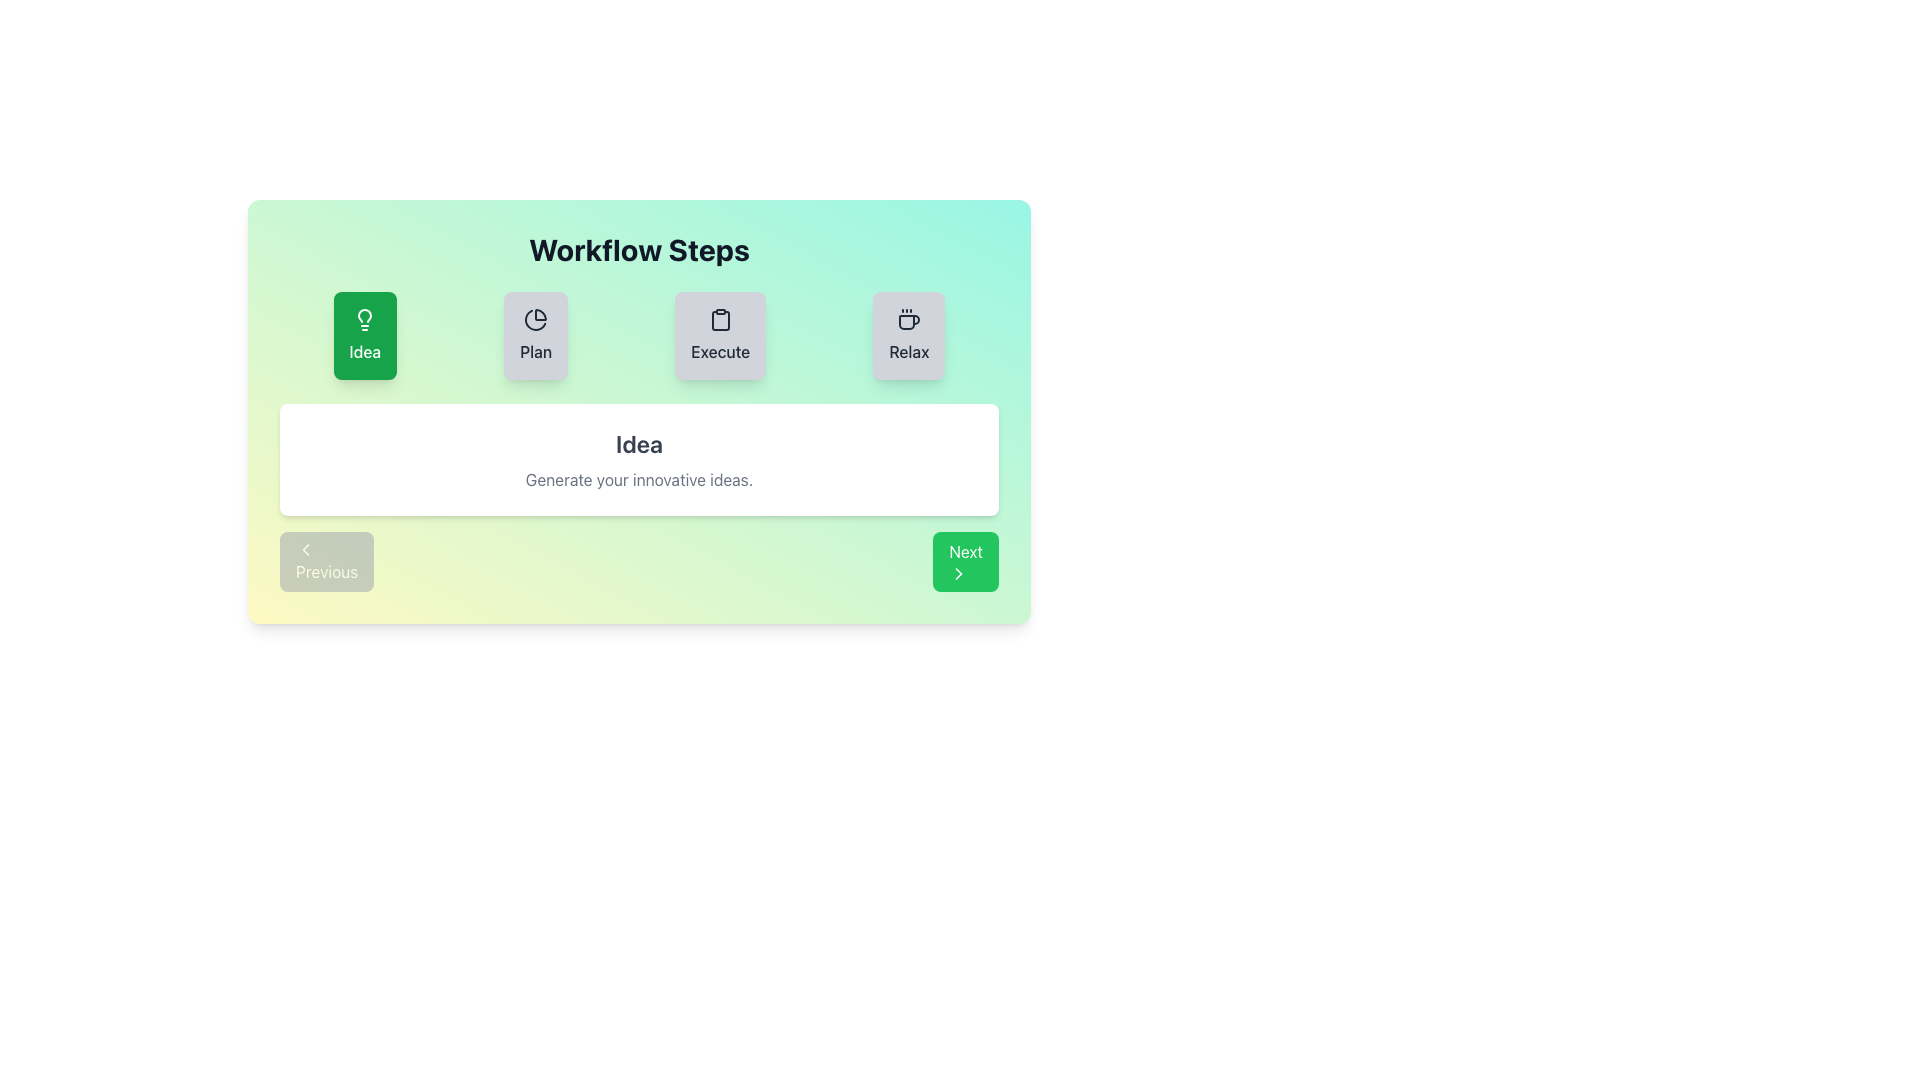 The width and height of the screenshot is (1920, 1080). I want to click on the 'Plan' button, which is the second button in the workflow sequence, to possibly see a tooltip or change the style, so click(536, 334).